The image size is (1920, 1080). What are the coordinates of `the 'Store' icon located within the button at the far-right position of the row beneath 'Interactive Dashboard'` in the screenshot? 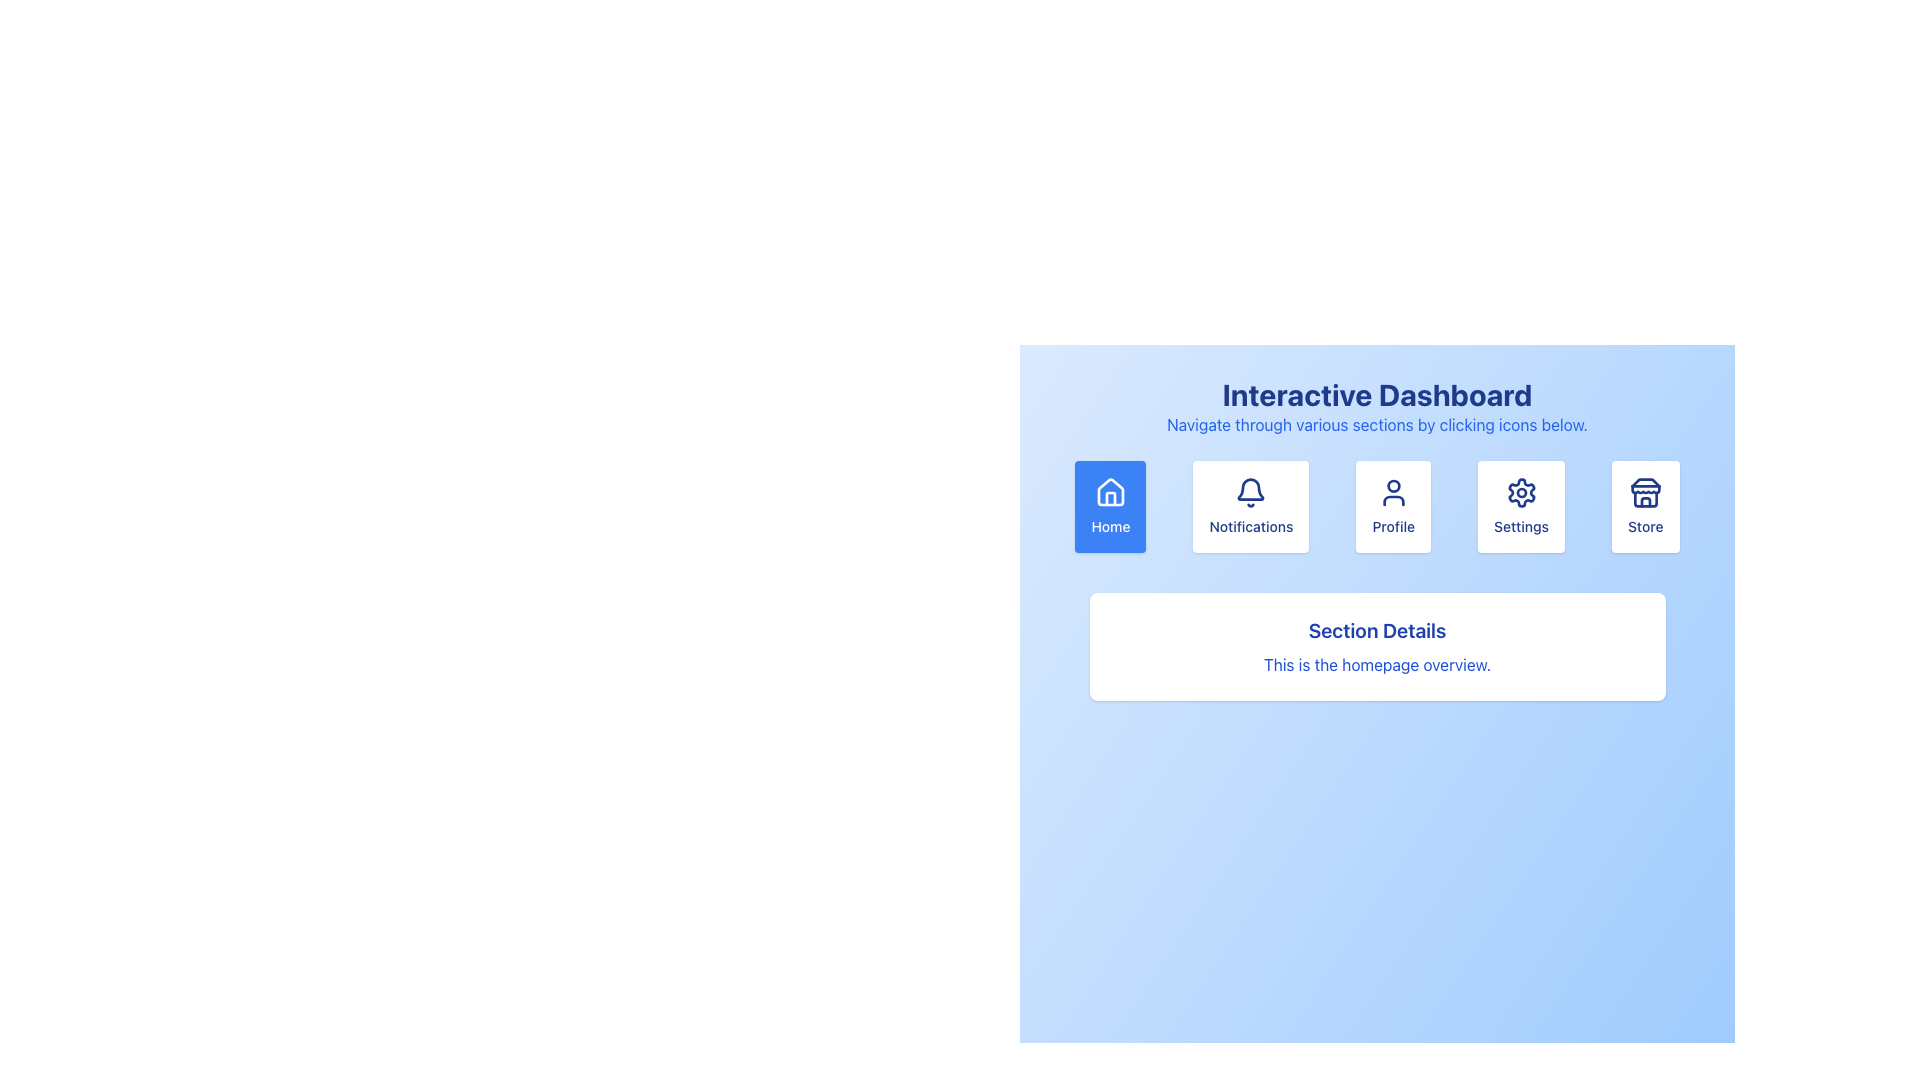 It's located at (1645, 493).